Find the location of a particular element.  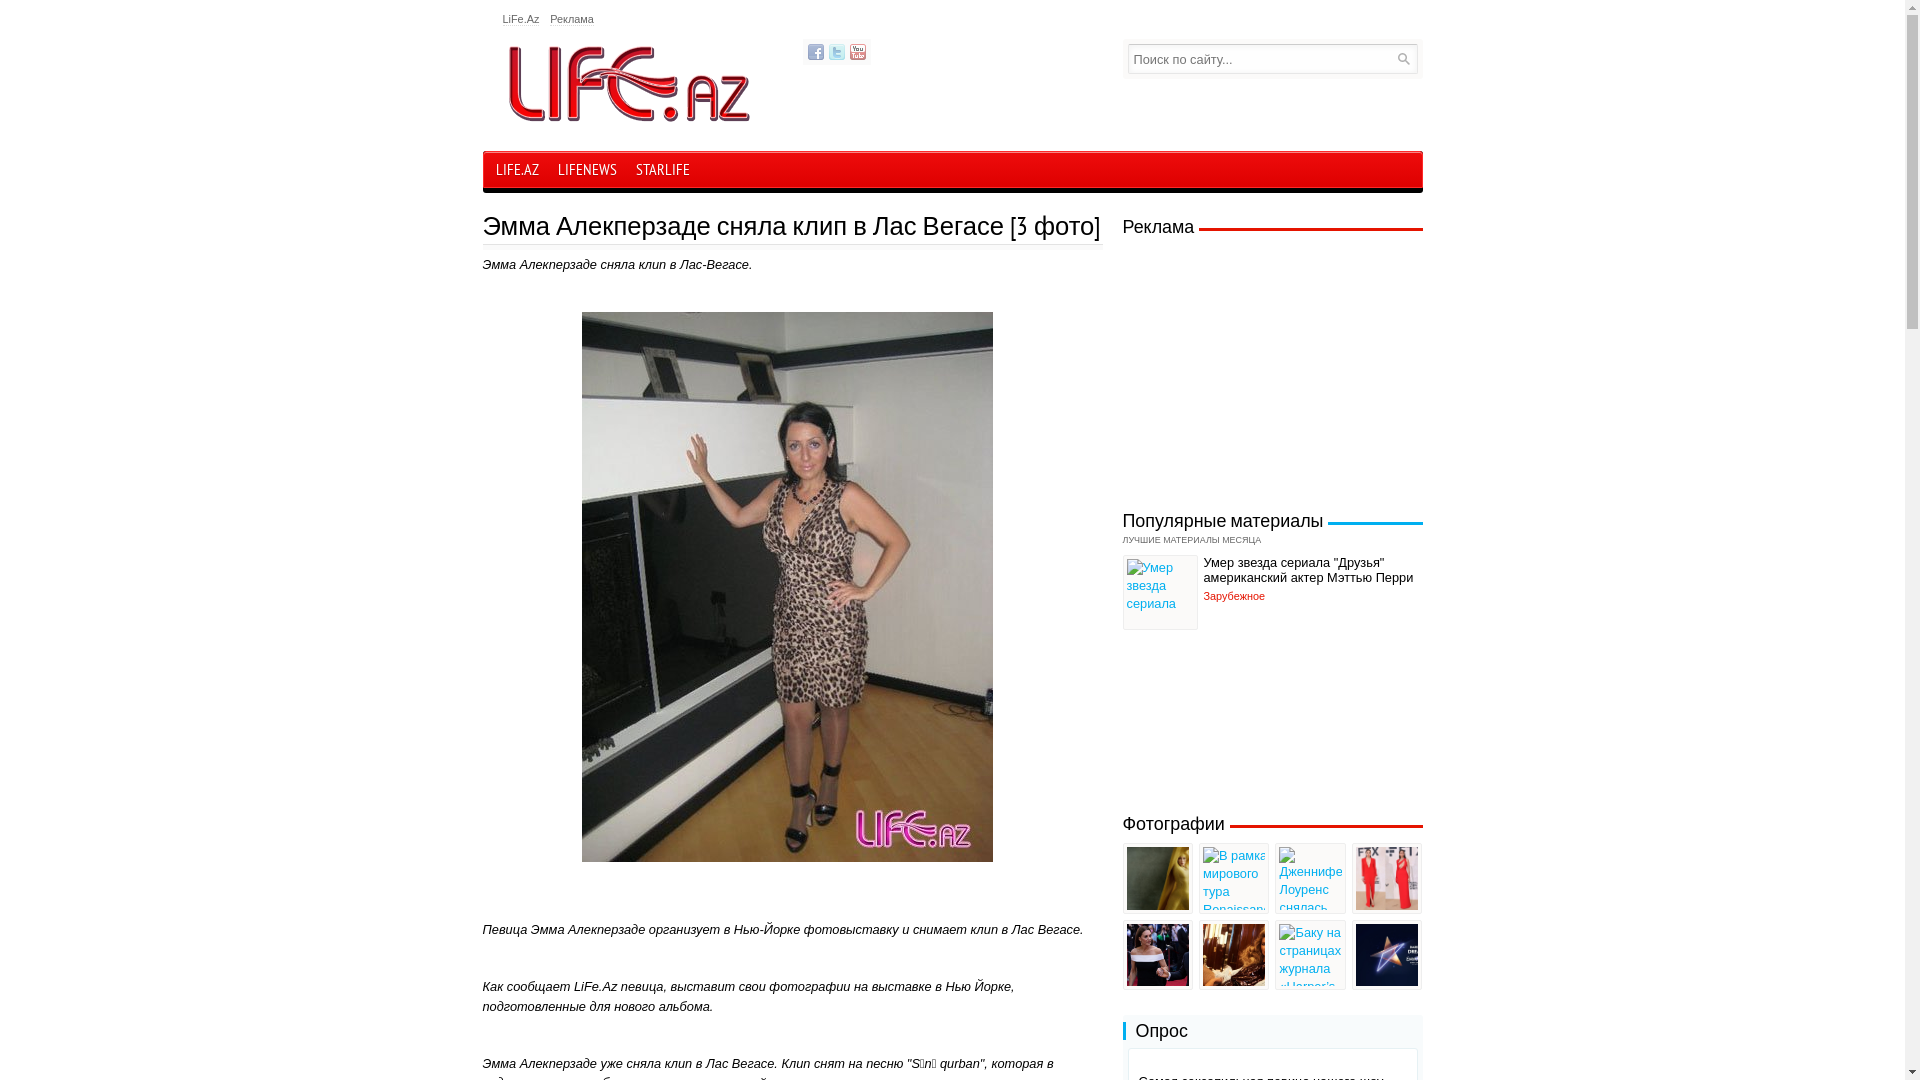

'Advertisement' is located at coordinates (1269, 367).